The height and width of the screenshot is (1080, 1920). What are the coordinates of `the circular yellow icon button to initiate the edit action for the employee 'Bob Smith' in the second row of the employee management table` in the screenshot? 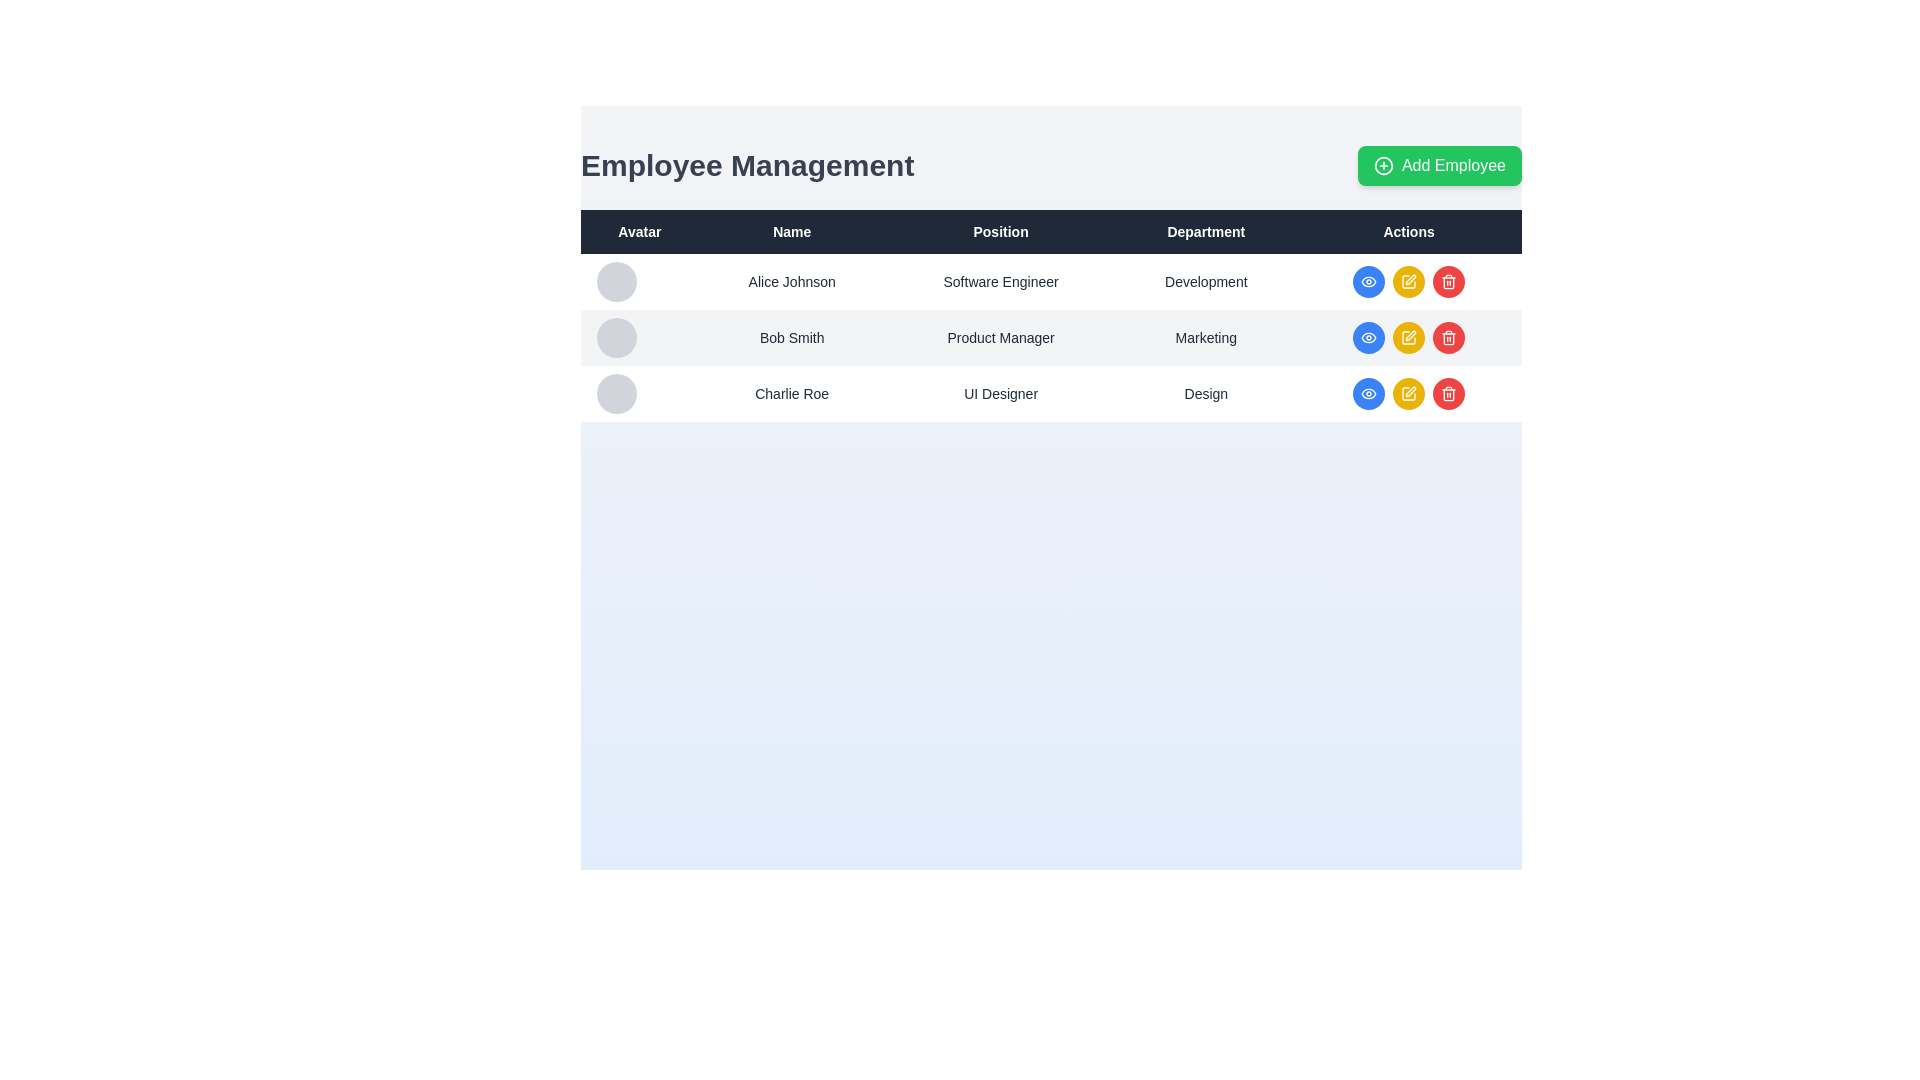 It's located at (1408, 393).